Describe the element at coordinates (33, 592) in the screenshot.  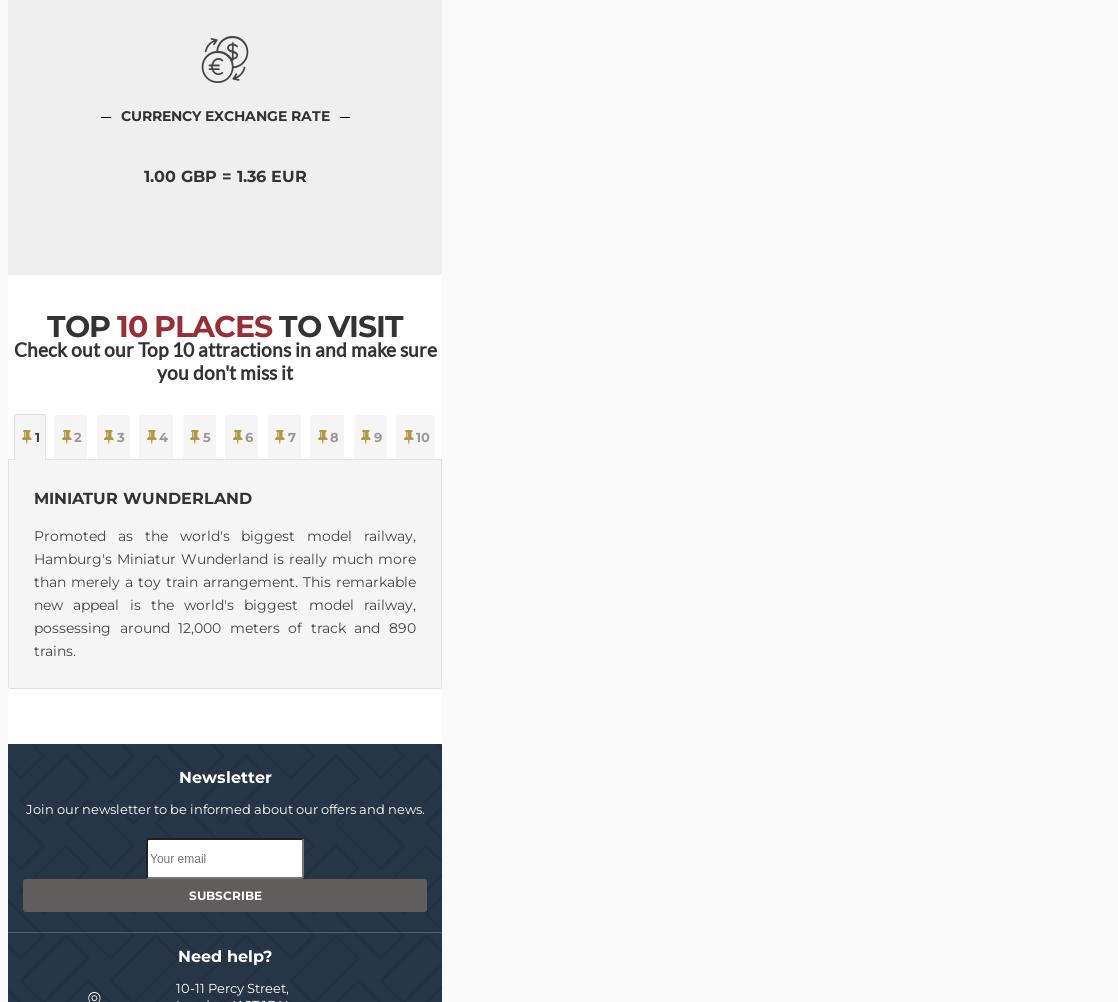
I see `'Promoted as the world's biggest model railway, Hamburg's Miniatur Wunderland is really much more than merely a toy train arrangement. This remarkable new appeal is the world's biggest model railway, possessing around 12,000 meters of track and 890 trains.'` at that location.